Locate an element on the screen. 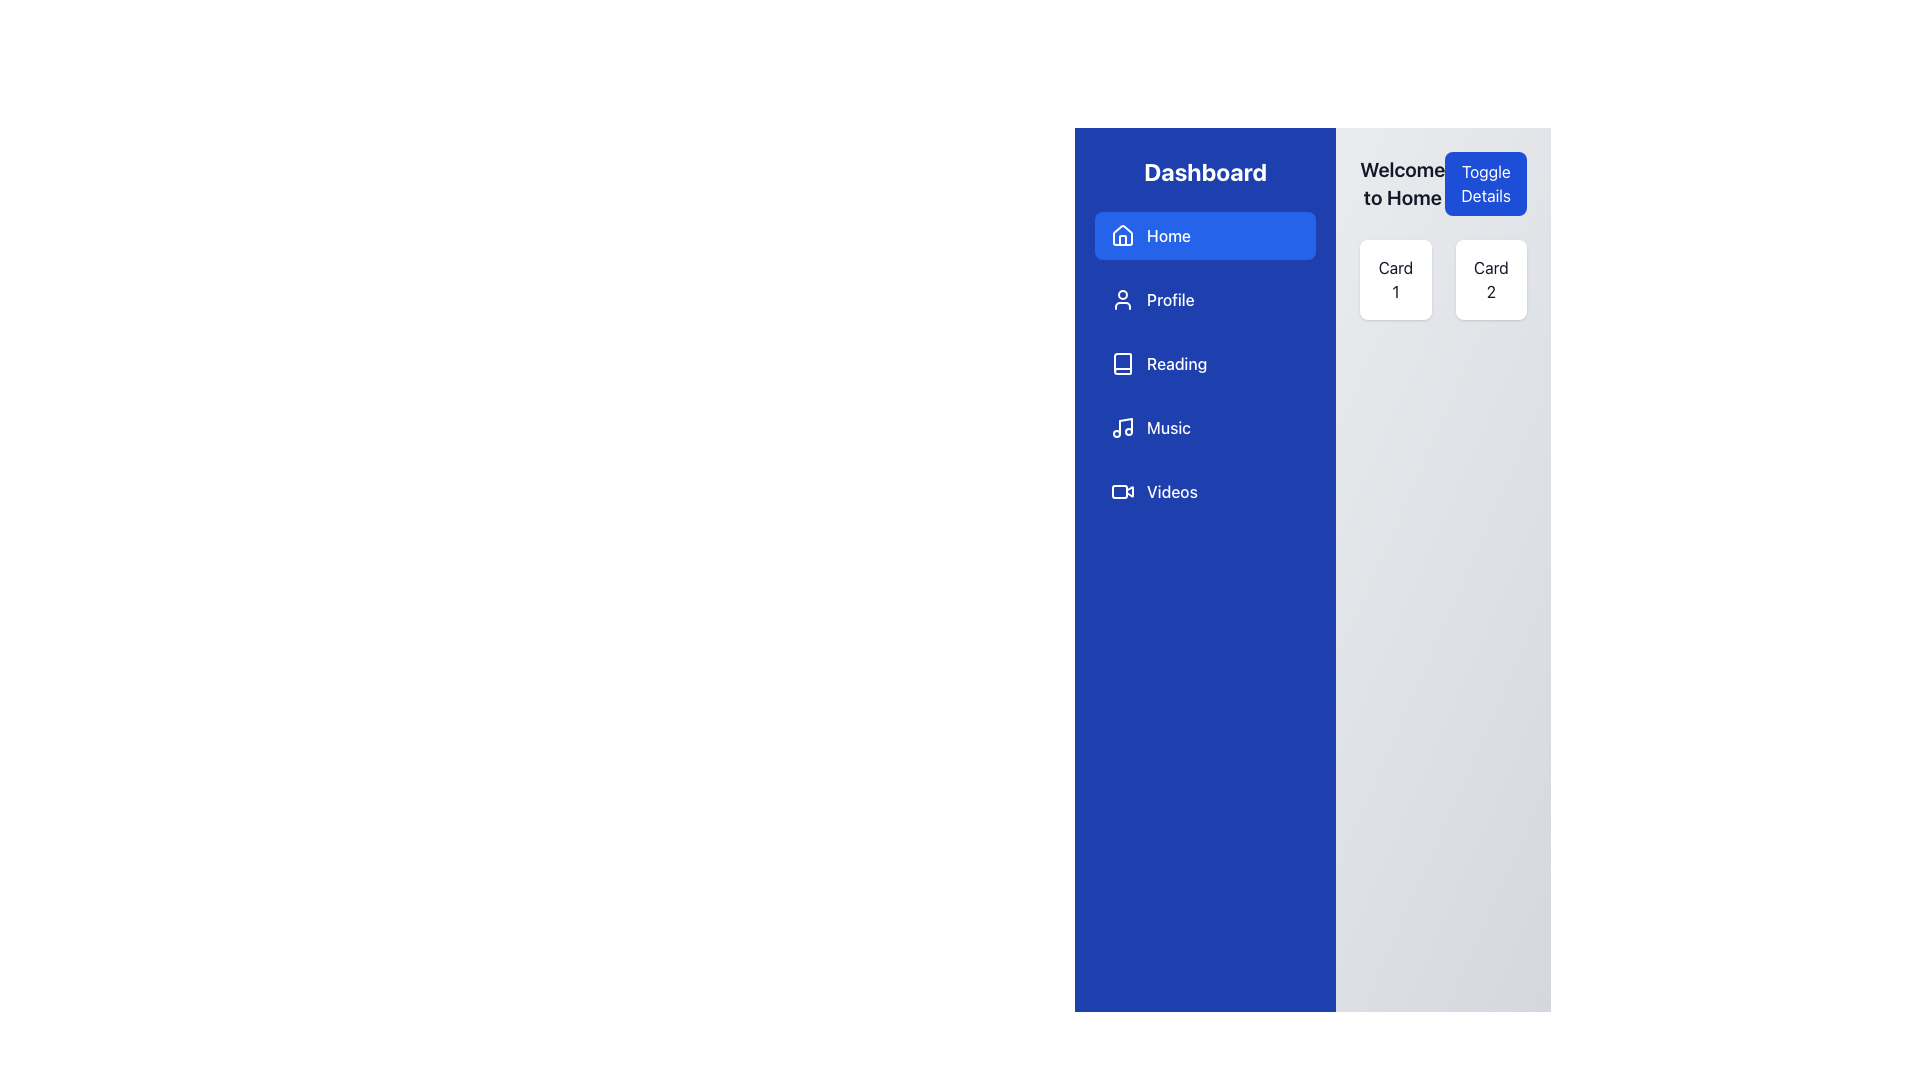  the third item in the vertical navigation menu labeled 'Reading' is located at coordinates (1204, 363).